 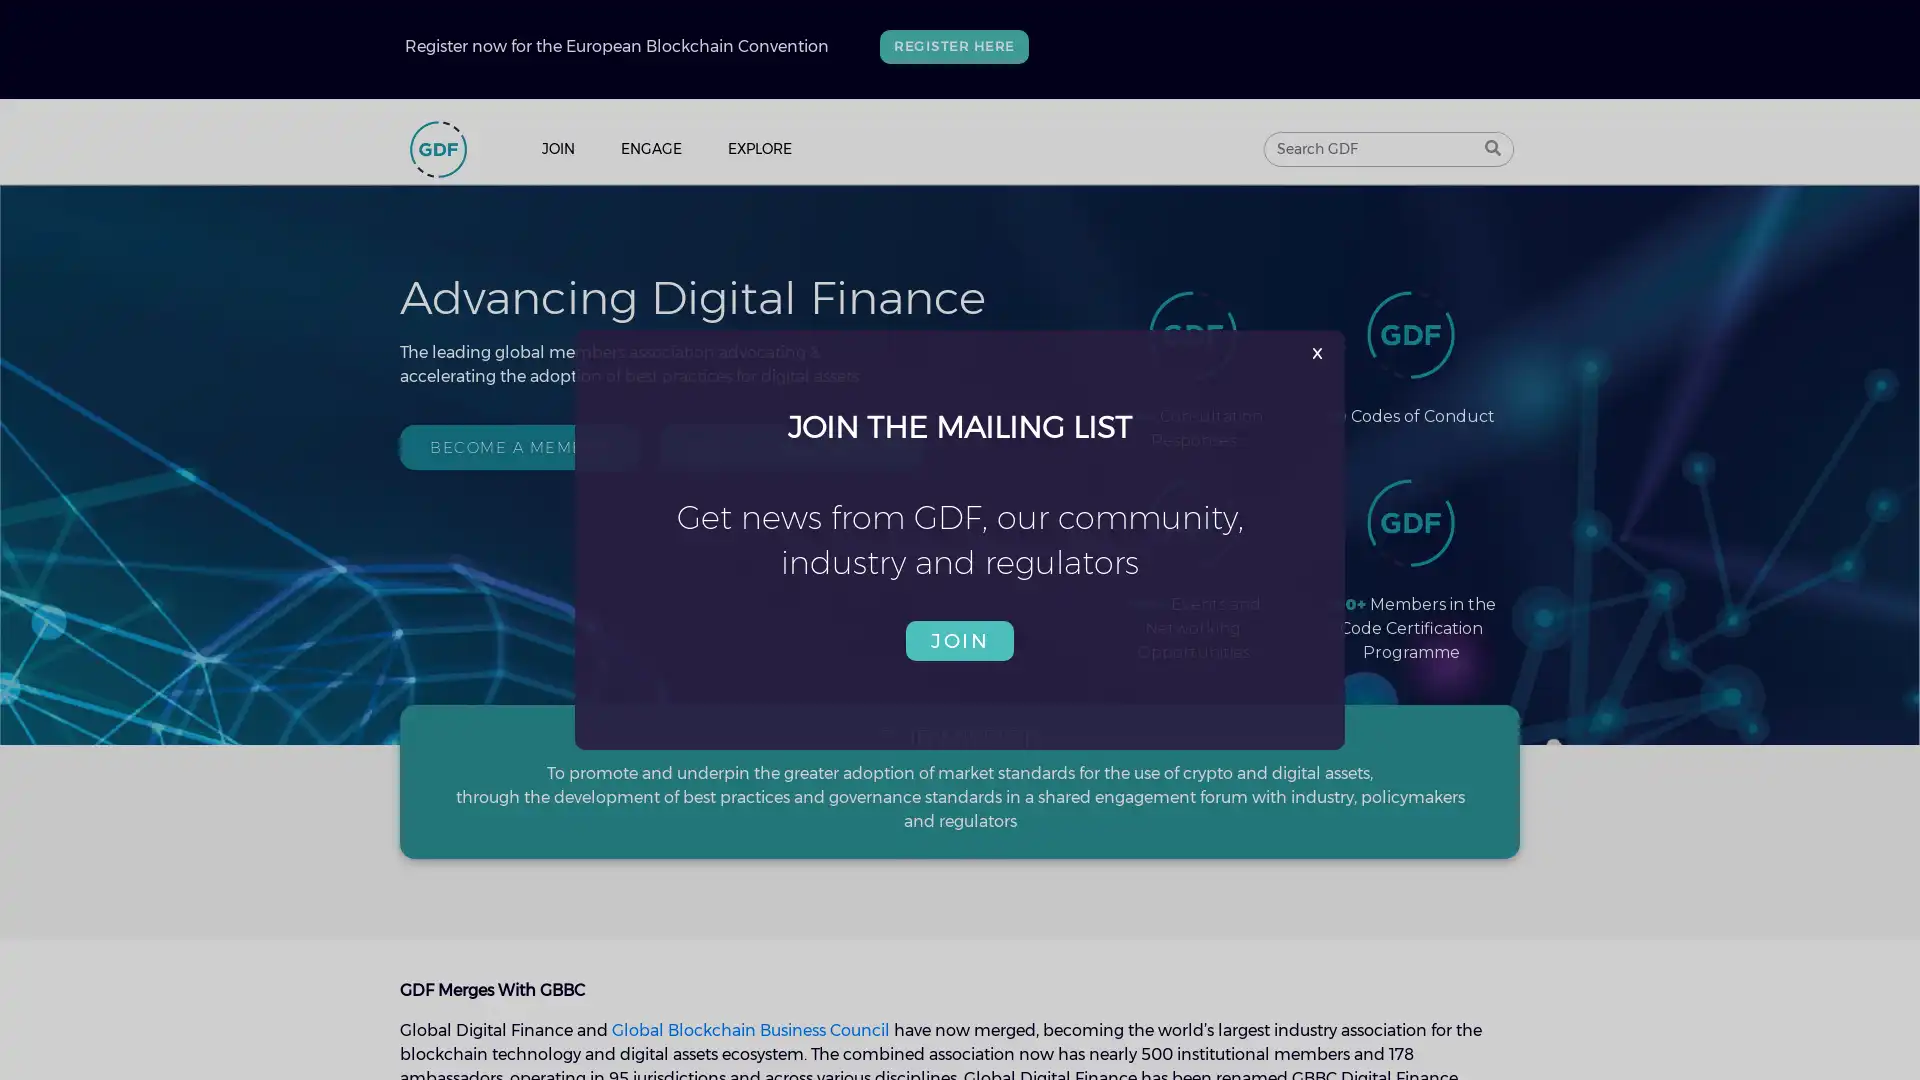 What do you see at coordinates (789, 445) in the screenshot?
I see `JOIN OUR MAILING LIST` at bounding box center [789, 445].